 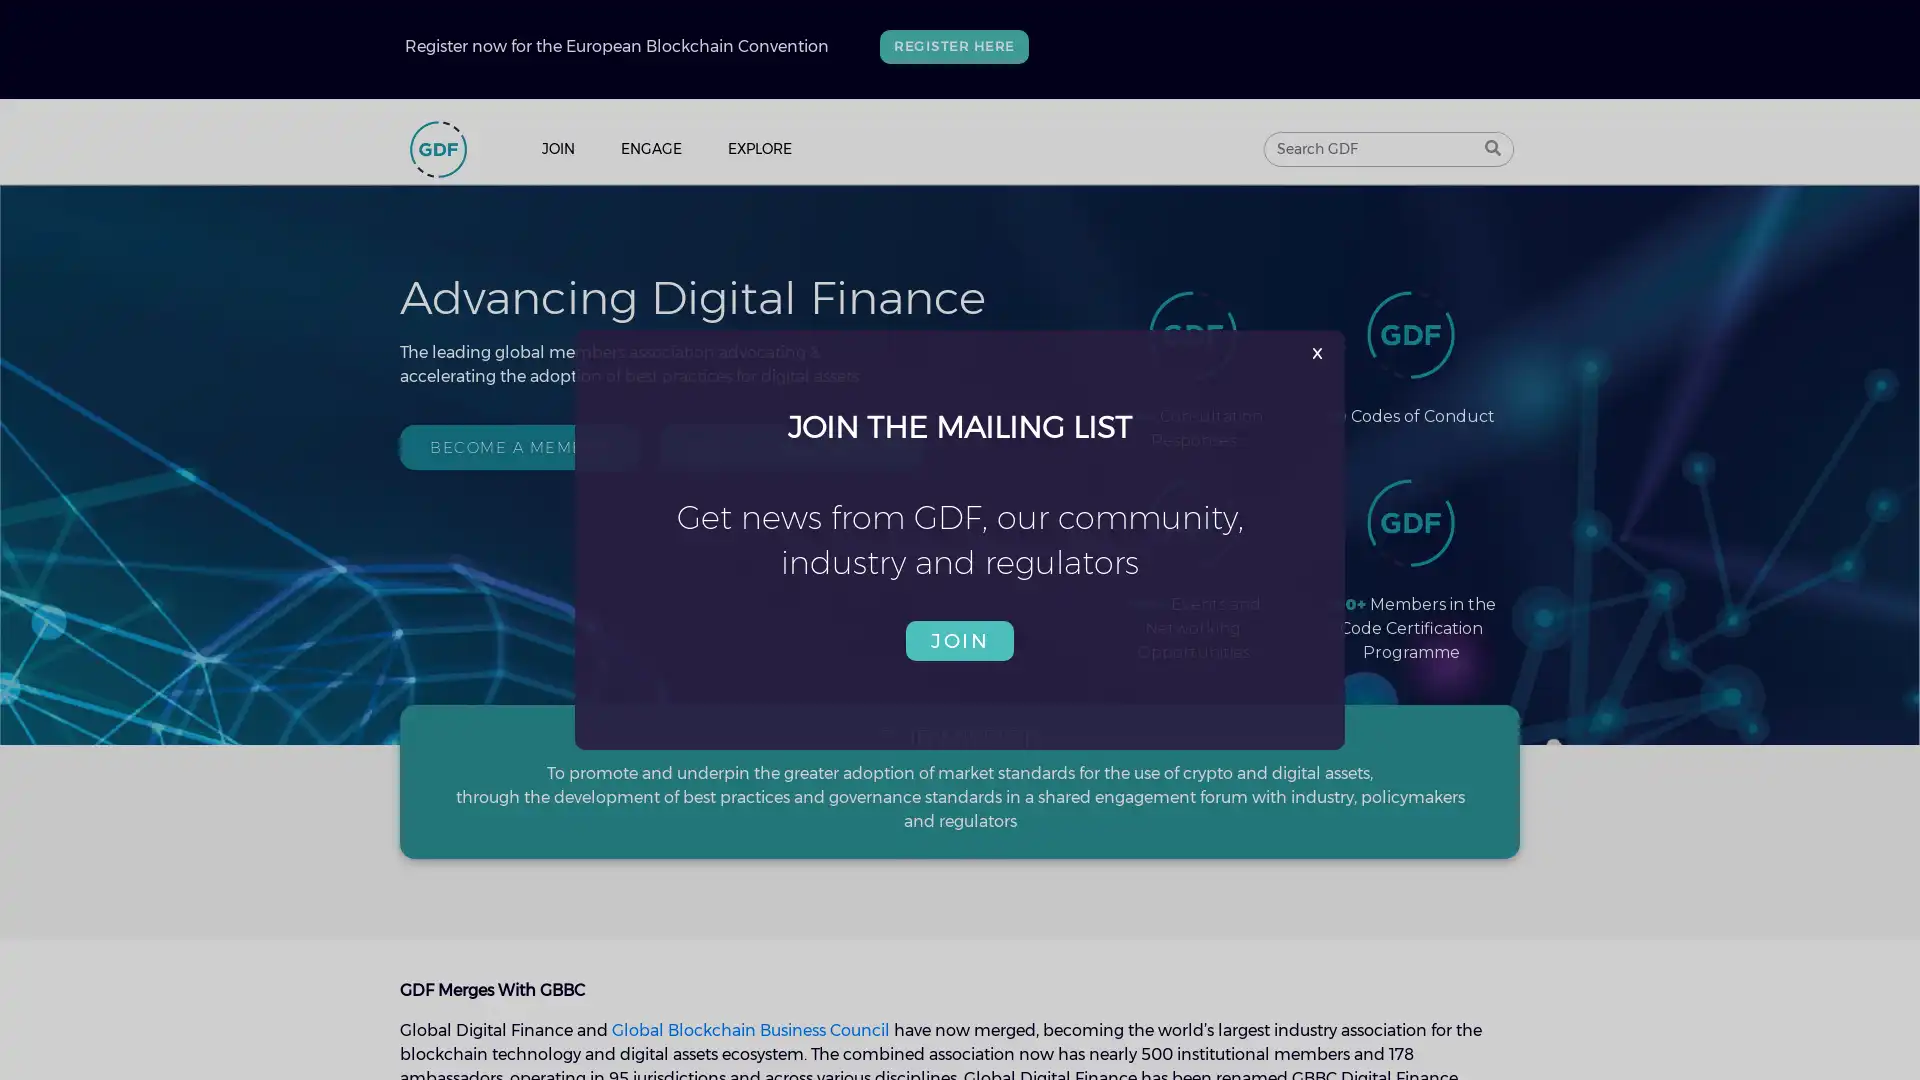 What do you see at coordinates (789, 445) in the screenshot?
I see `JOIN OUR MAILING LIST` at bounding box center [789, 445].